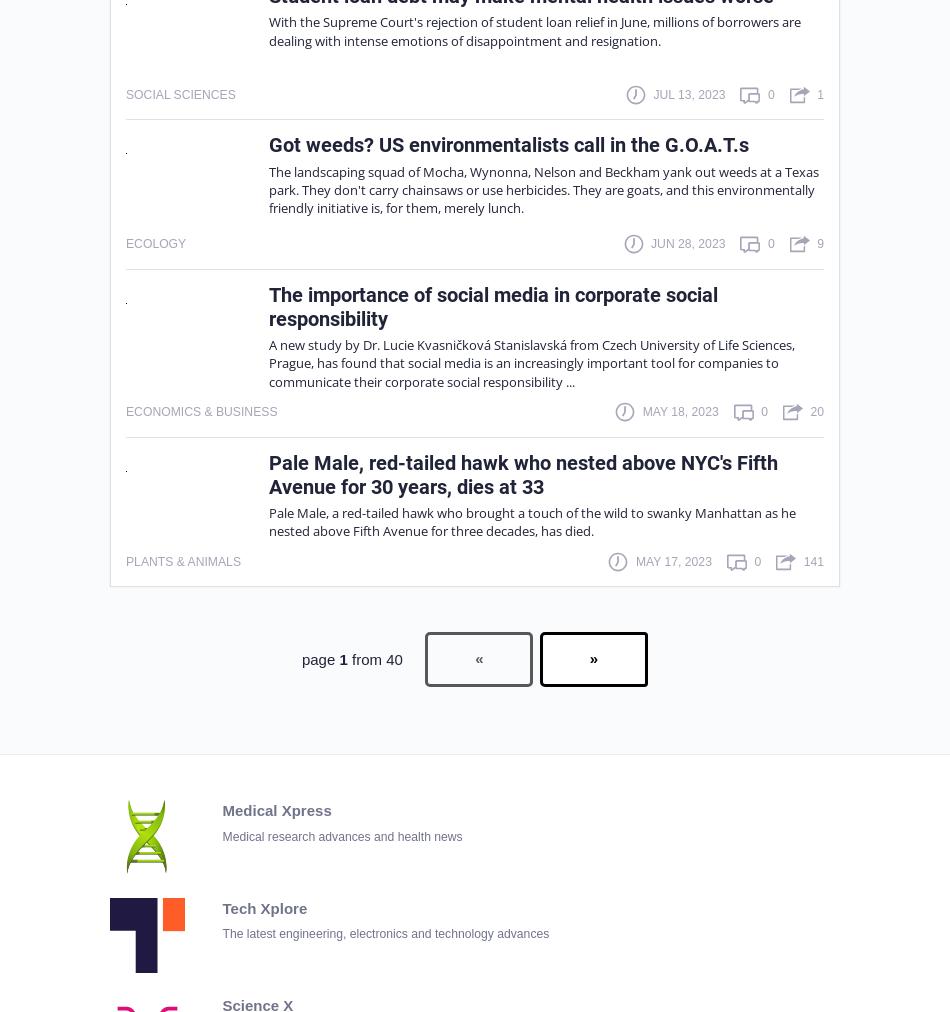 This screenshot has width=950, height=1012. What do you see at coordinates (816, 410) in the screenshot?
I see `'20'` at bounding box center [816, 410].